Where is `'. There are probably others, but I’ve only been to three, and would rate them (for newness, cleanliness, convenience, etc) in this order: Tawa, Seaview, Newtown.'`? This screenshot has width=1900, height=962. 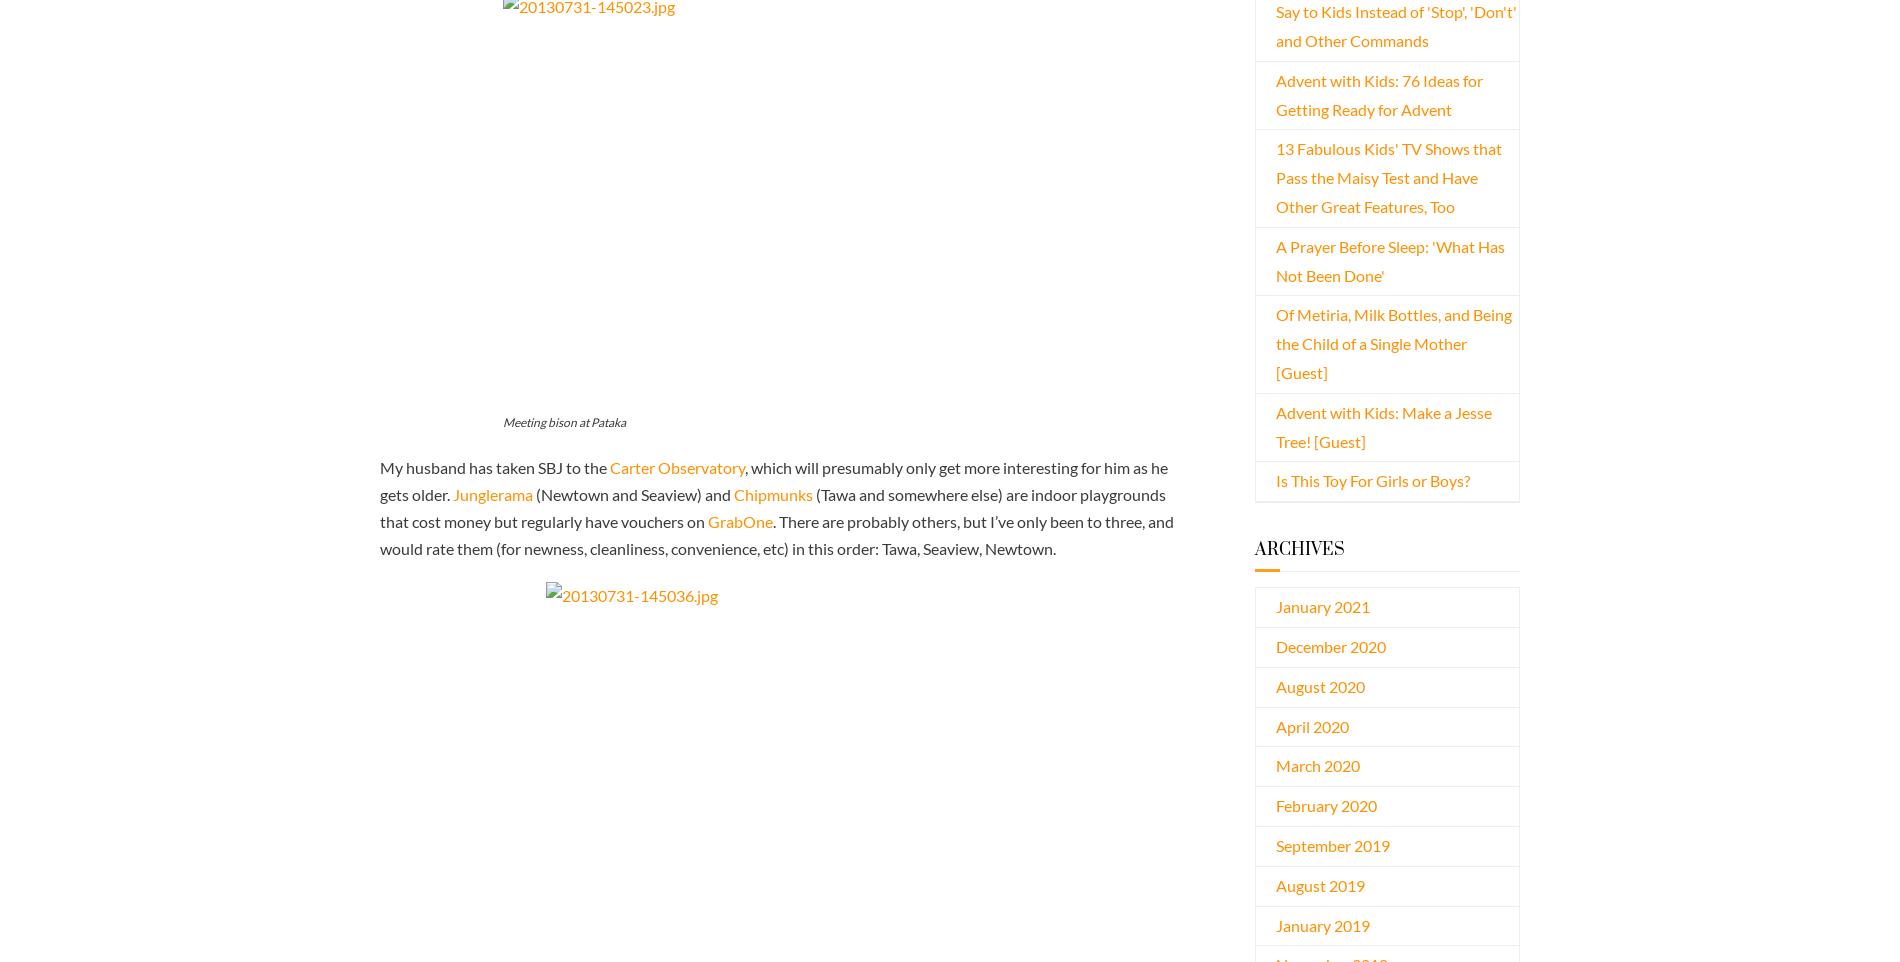
'. There are probably others, but I’ve only been to three, and would rate them (for newness, cleanliness, convenience, etc) in this order: Tawa, Seaview, Newtown.' is located at coordinates (775, 534).